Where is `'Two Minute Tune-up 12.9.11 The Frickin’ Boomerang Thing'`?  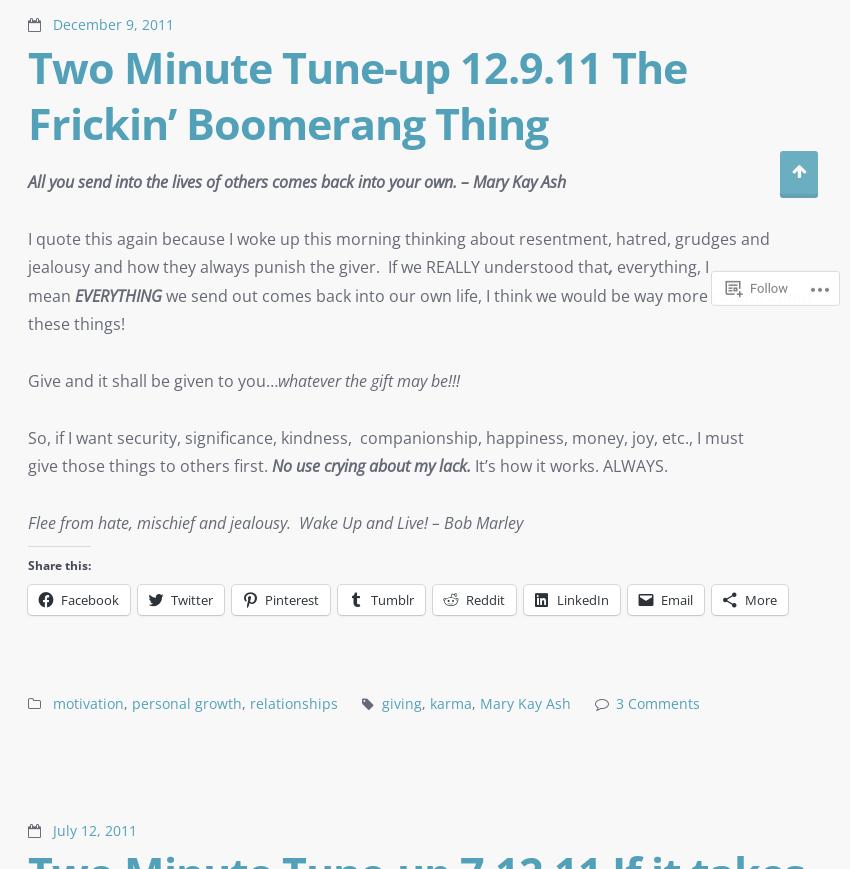
'Two Minute Tune-up 12.9.11 The Frickin’ Boomerang Thing' is located at coordinates (26, 93).